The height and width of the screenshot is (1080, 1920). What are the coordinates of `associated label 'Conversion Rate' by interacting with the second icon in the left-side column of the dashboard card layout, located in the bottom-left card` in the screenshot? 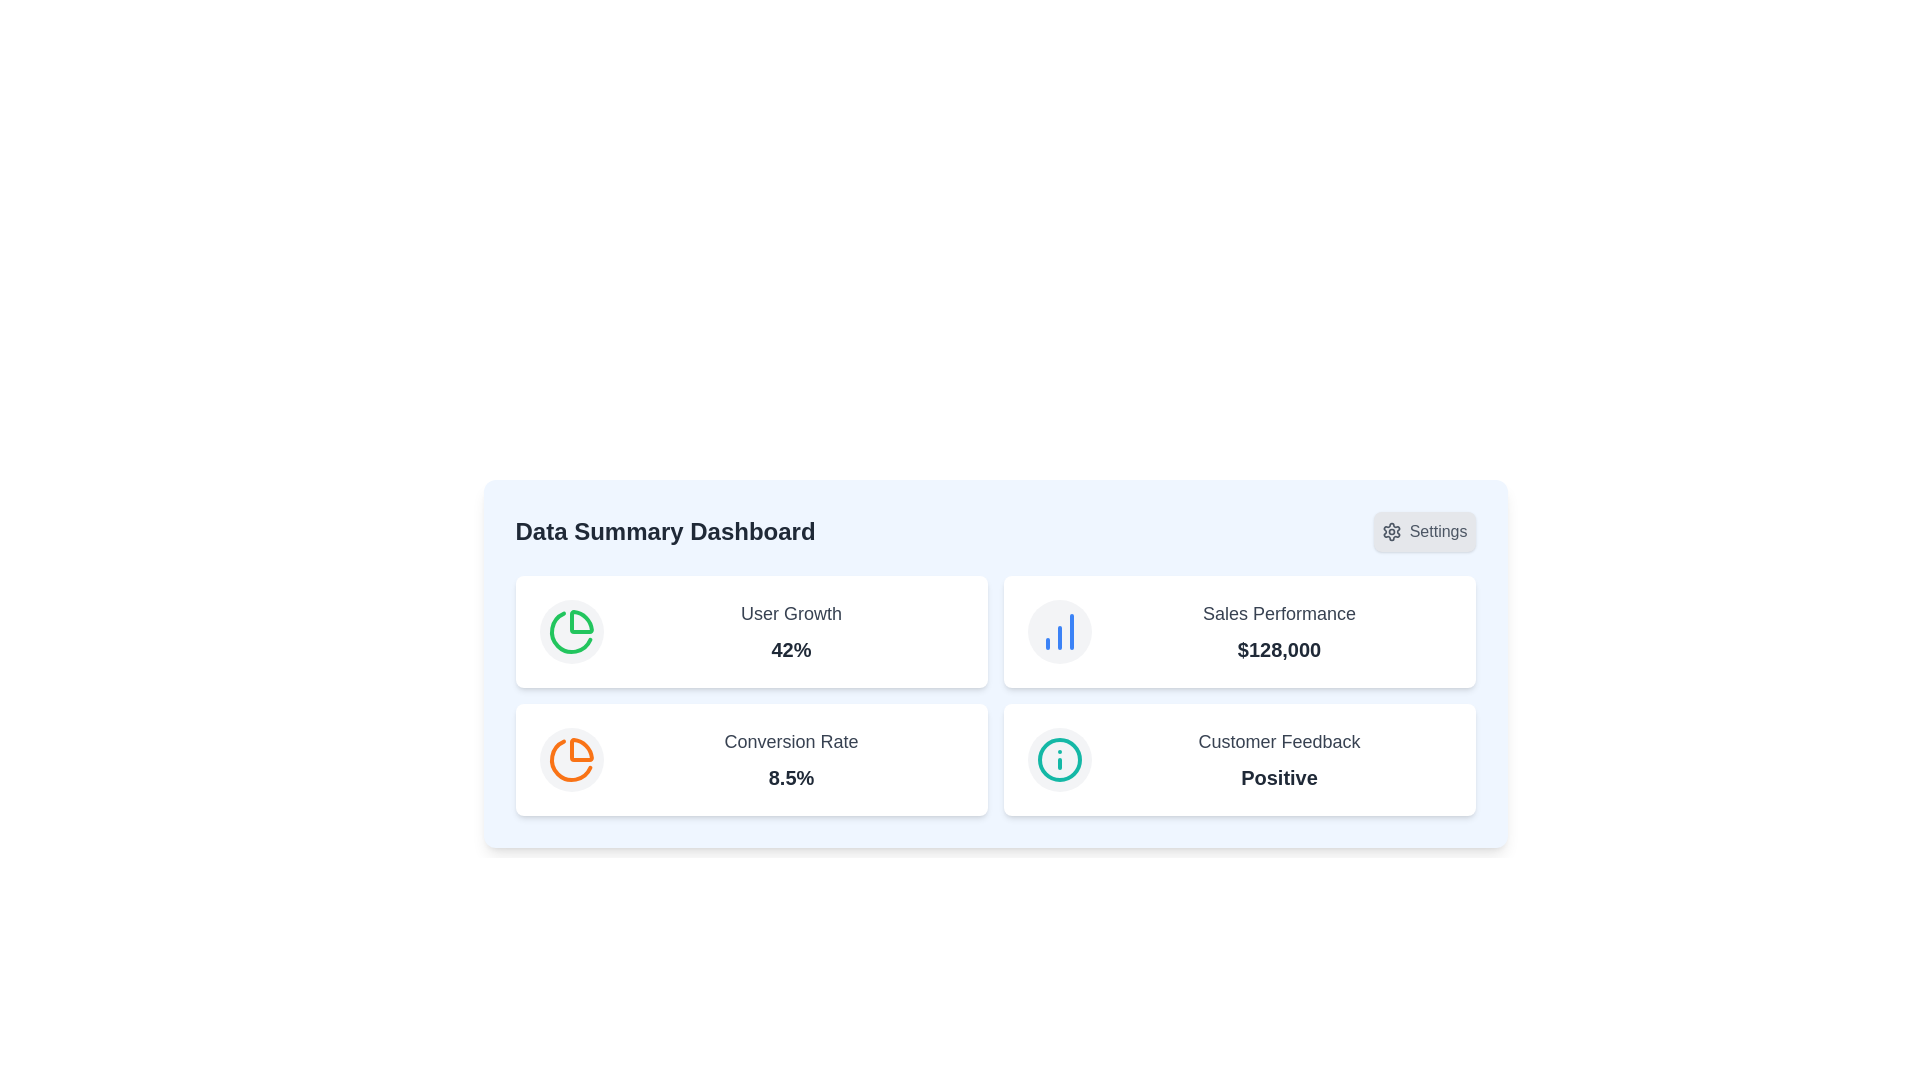 It's located at (570, 759).